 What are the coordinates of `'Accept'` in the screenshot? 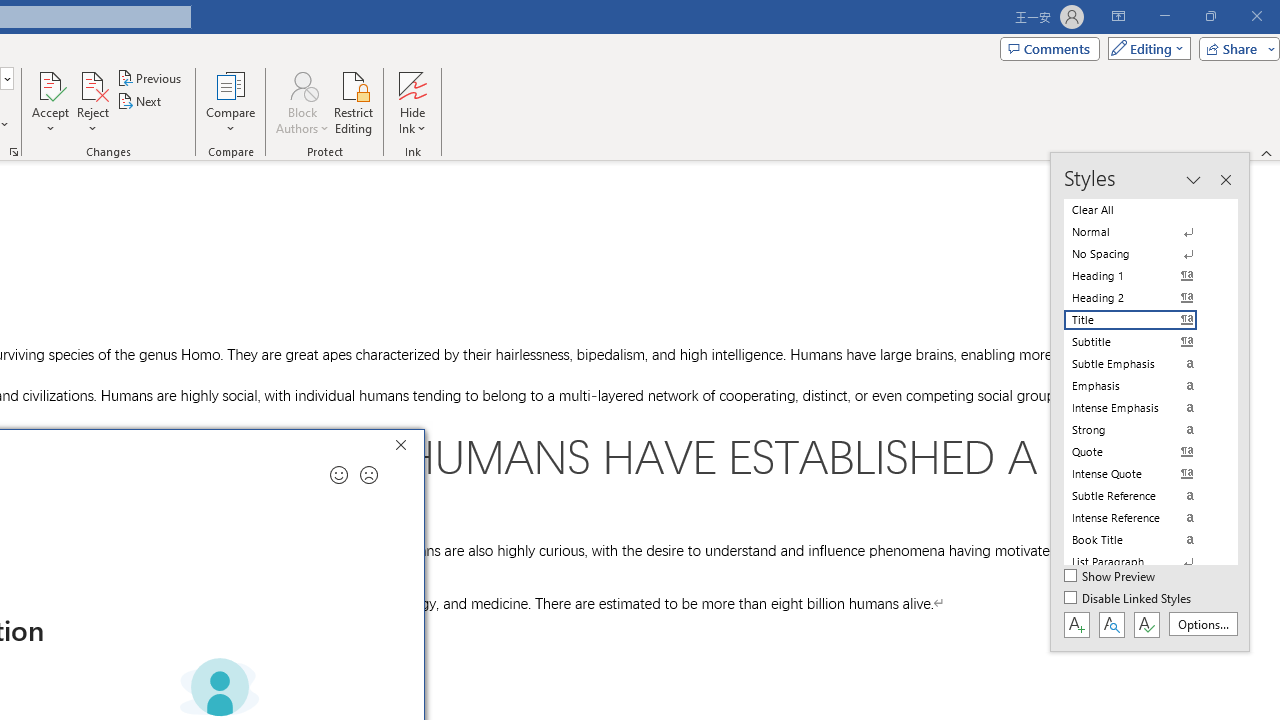 It's located at (50, 103).